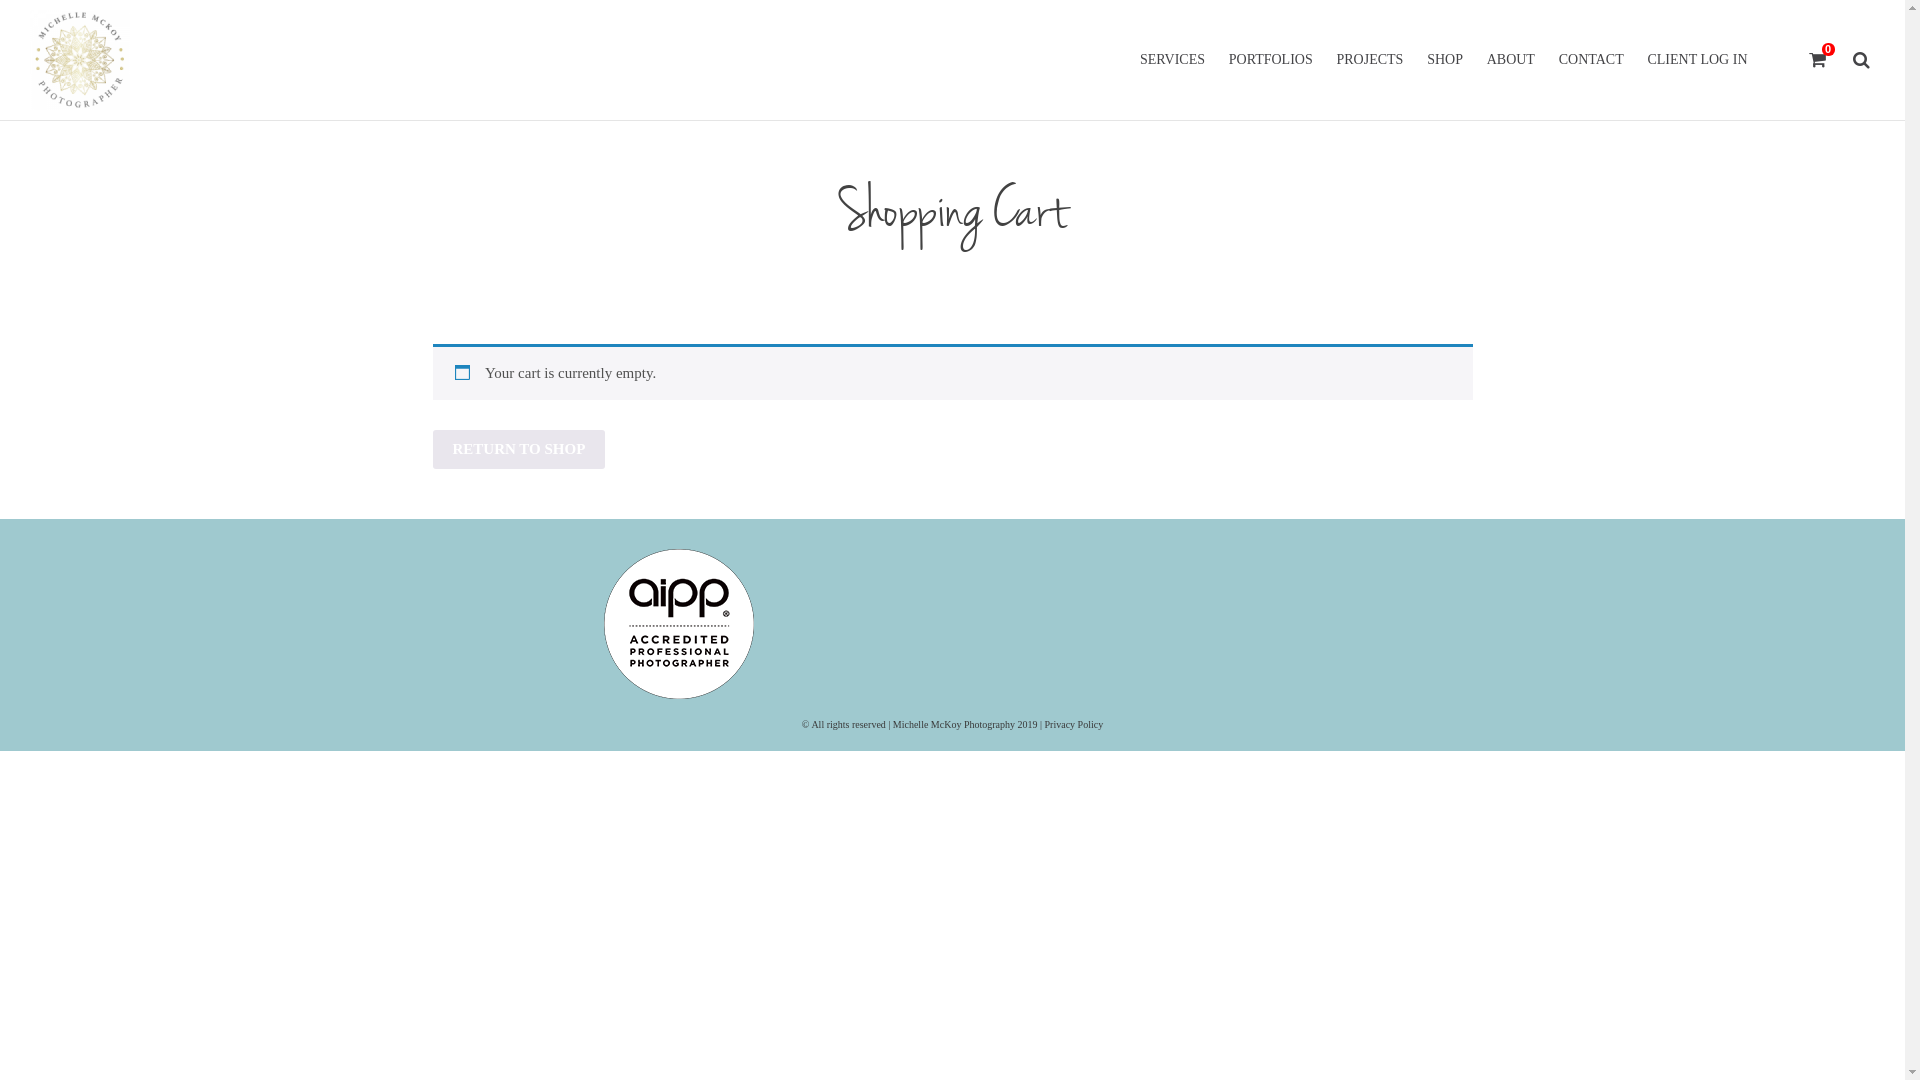 The width and height of the screenshot is (1920, 1080). What do you see at coordinates (518, 448) in the screenshot?
I see `'RETURN TO SHOP'` at bounding box center [518, 448].